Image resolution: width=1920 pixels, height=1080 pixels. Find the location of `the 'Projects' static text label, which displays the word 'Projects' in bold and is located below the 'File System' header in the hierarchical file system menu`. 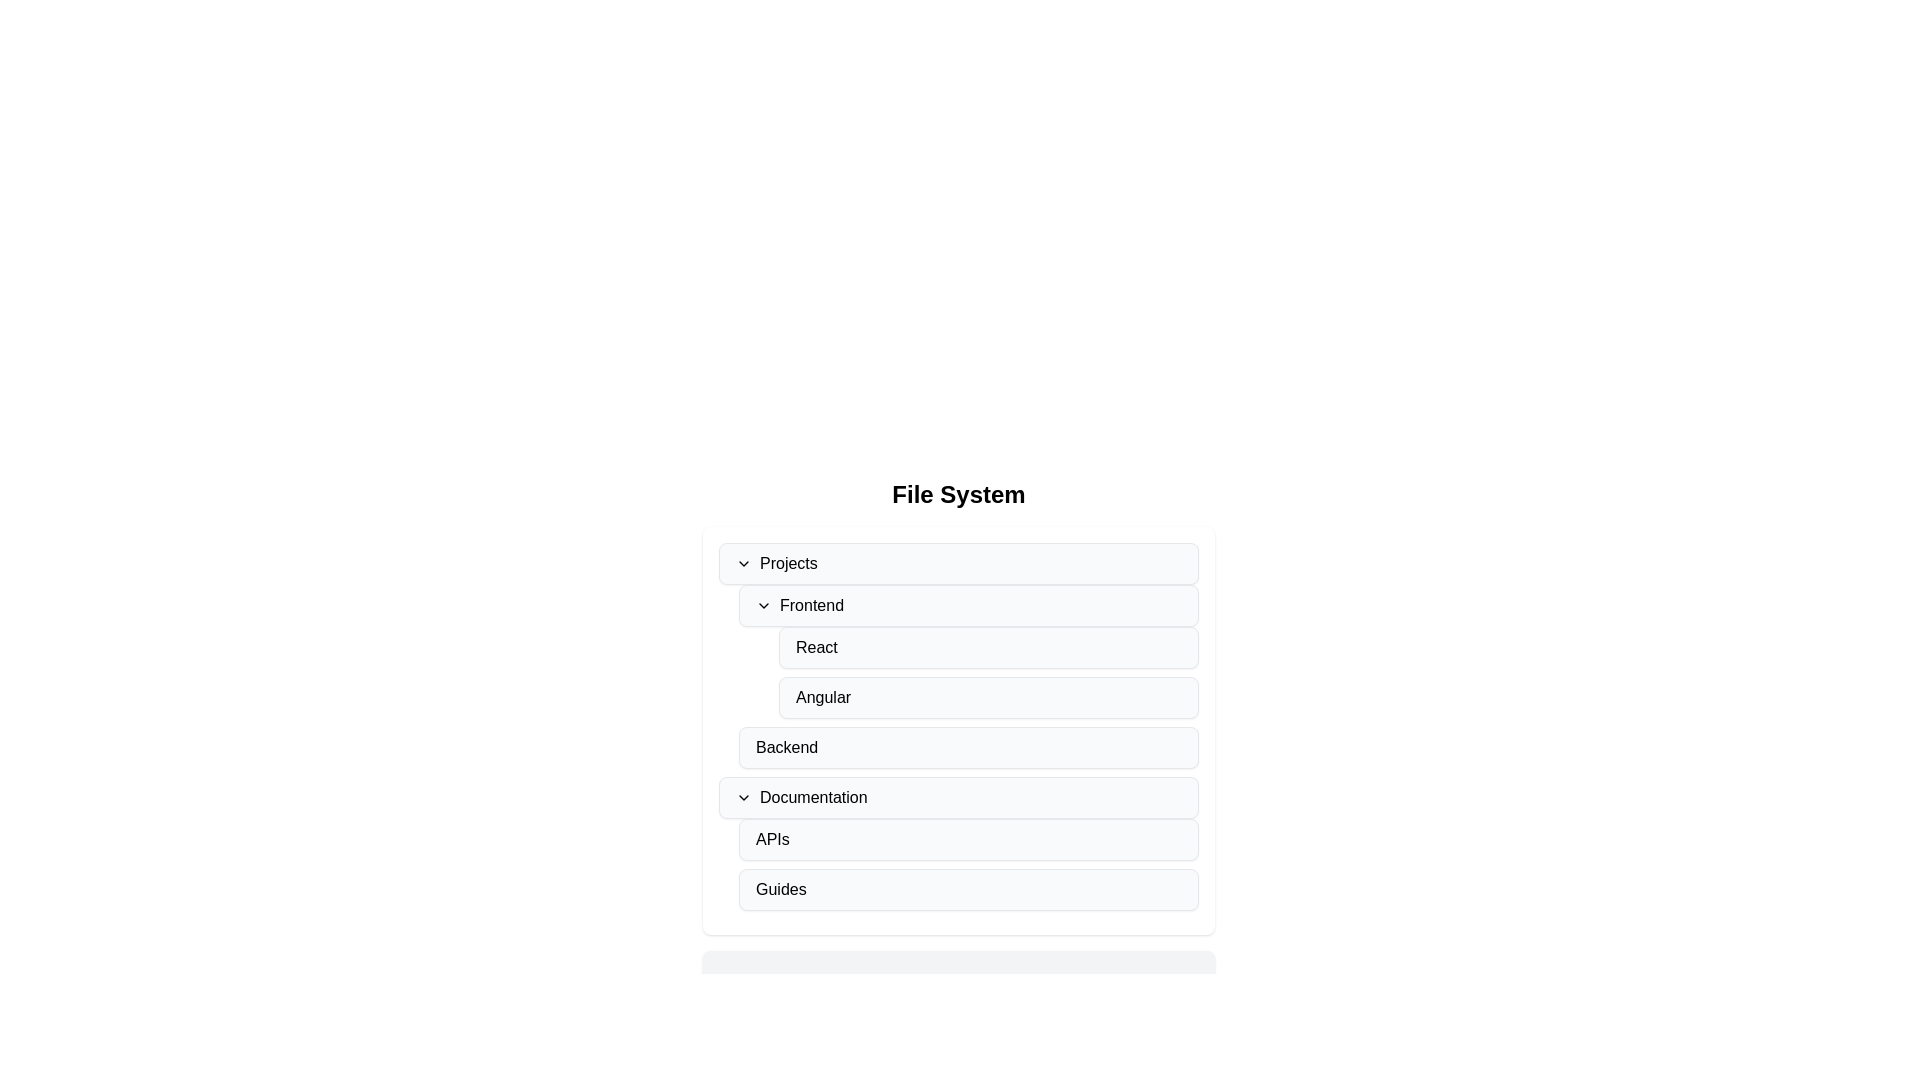

the 'Projects' static text label, which displays the word 'Projects' in bold and is located below the 'File System' header in the hierarchical file system menu is located at coordinates (787, 563).